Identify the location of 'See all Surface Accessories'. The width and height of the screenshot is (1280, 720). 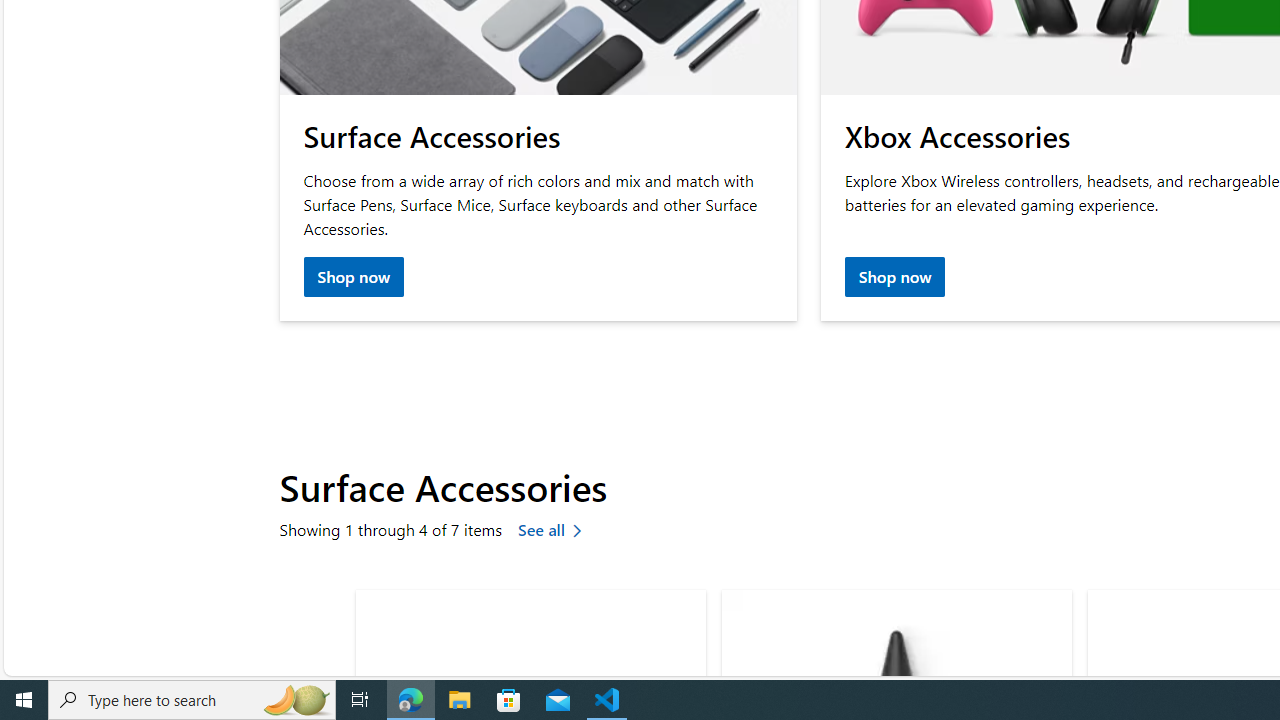
(554, 530).